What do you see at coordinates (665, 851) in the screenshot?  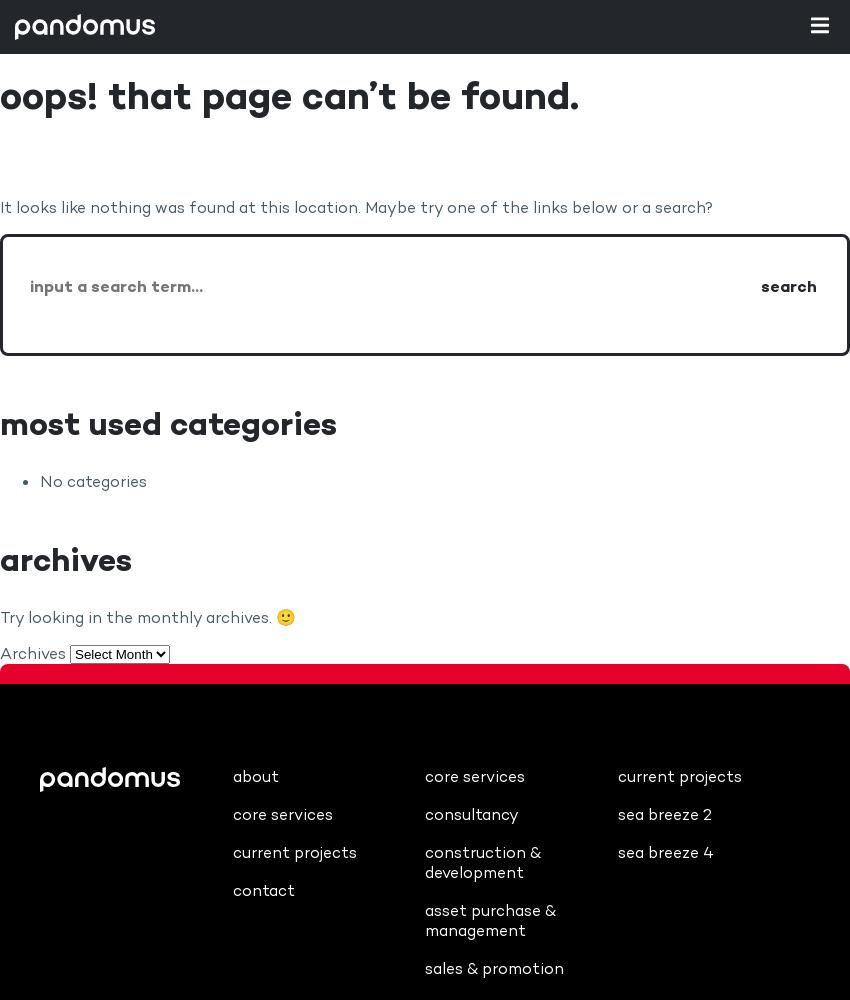 I see `'Sea Breeze 4'` at bounding box center [665, 851].